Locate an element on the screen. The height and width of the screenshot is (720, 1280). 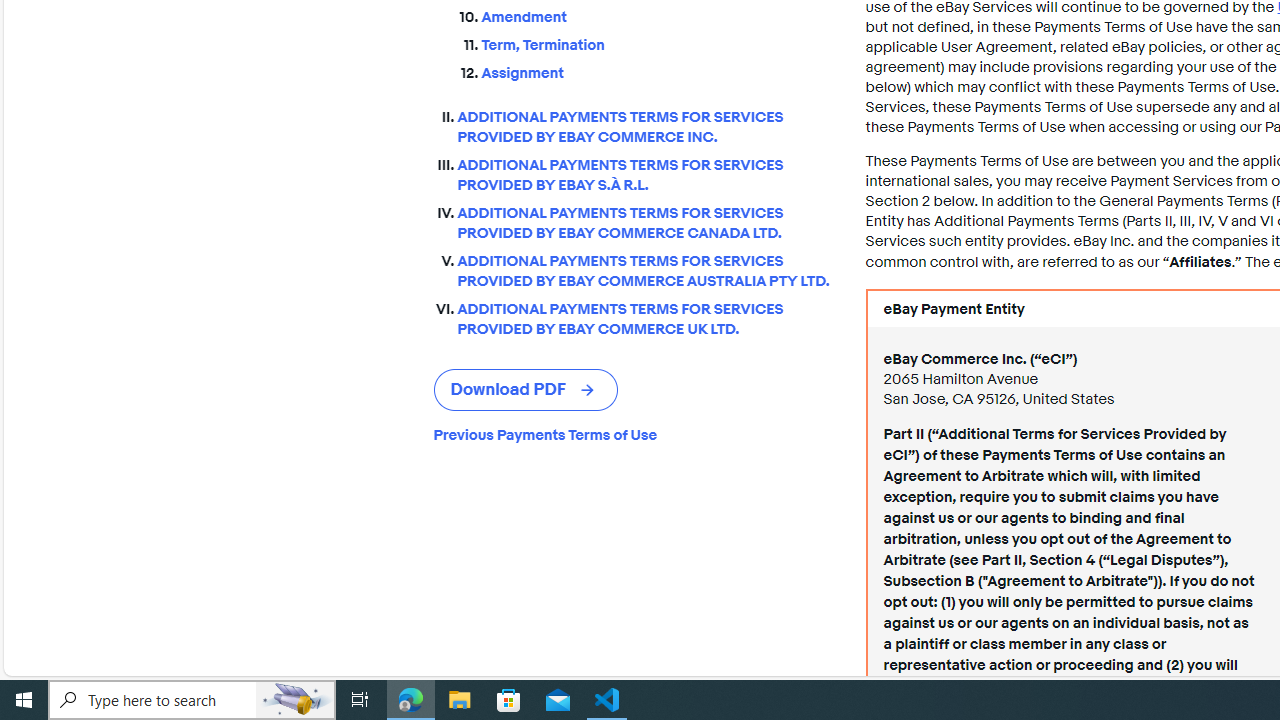
'Download PDF ' is located at coordinates (526, 390).